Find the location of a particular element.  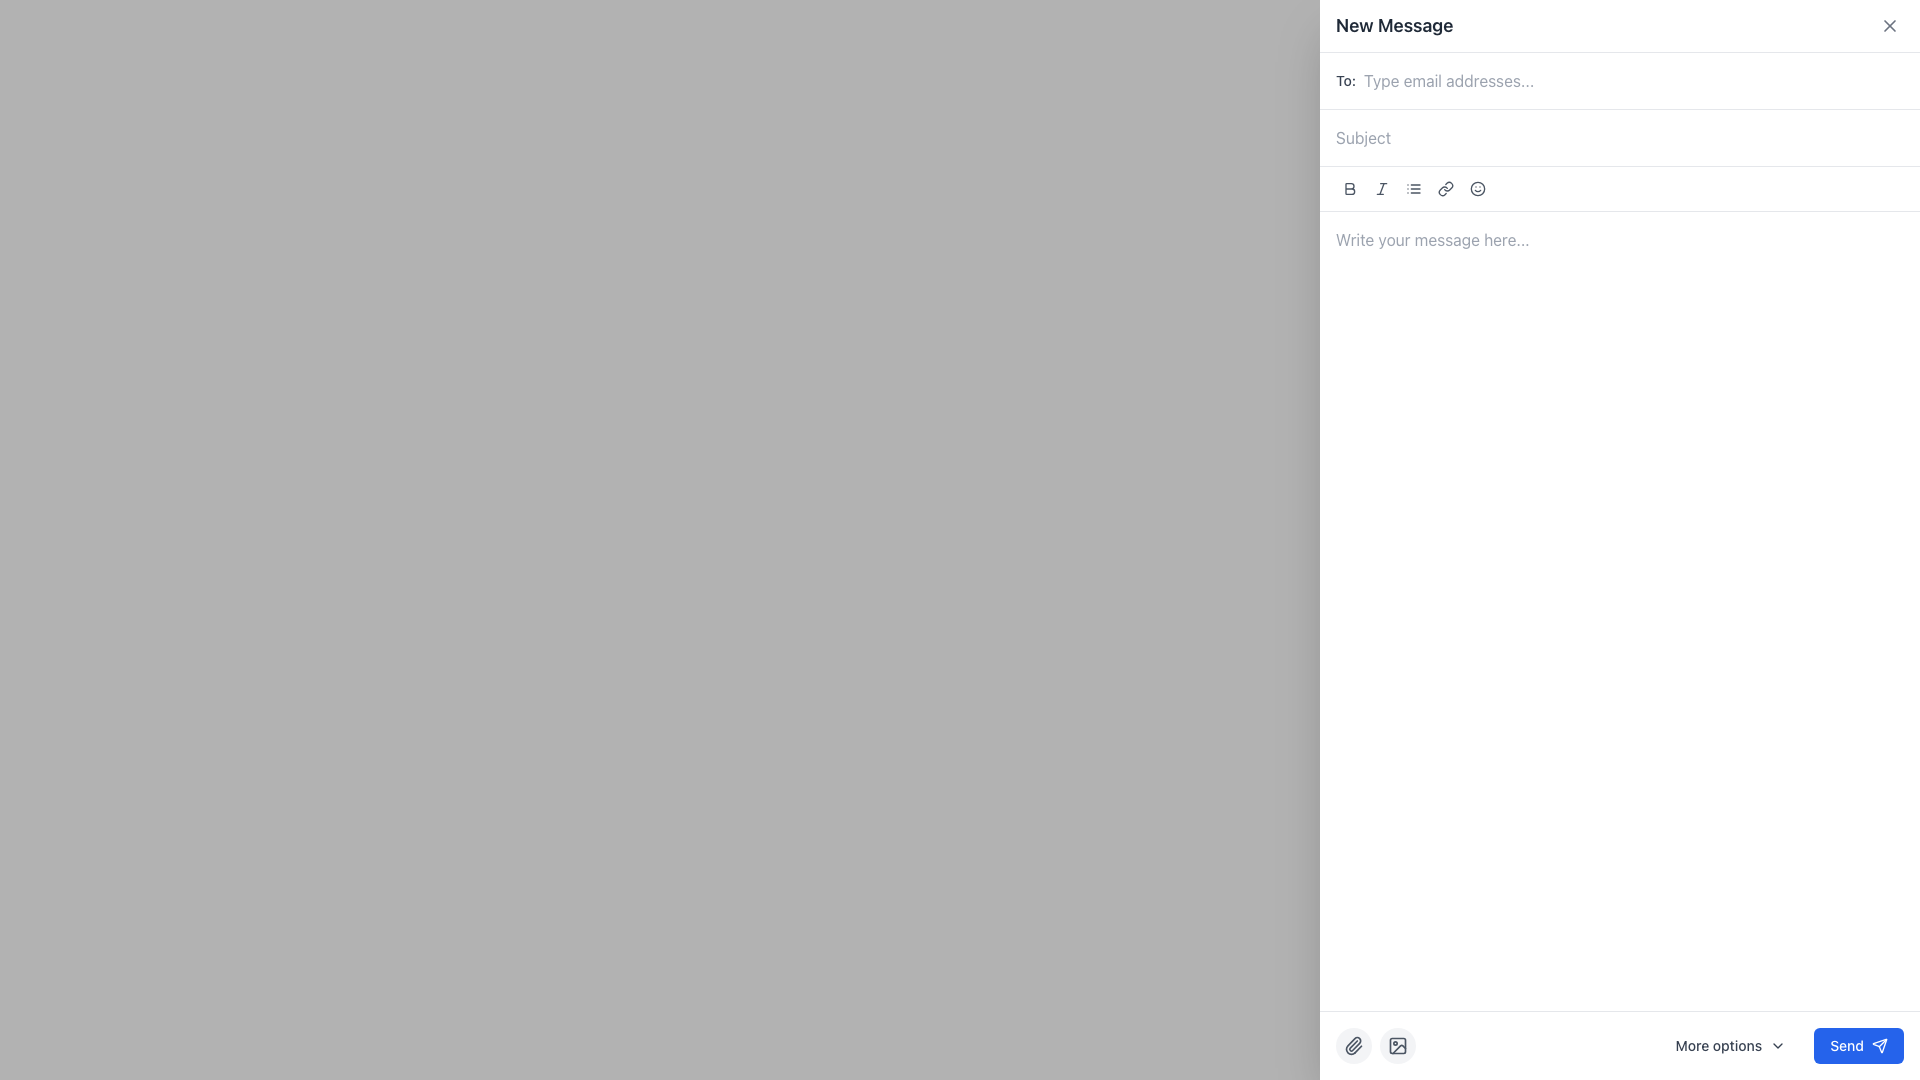

the chain link icon button located in the toolbar section near the top of the interface is located at coordinates (1445, 189).